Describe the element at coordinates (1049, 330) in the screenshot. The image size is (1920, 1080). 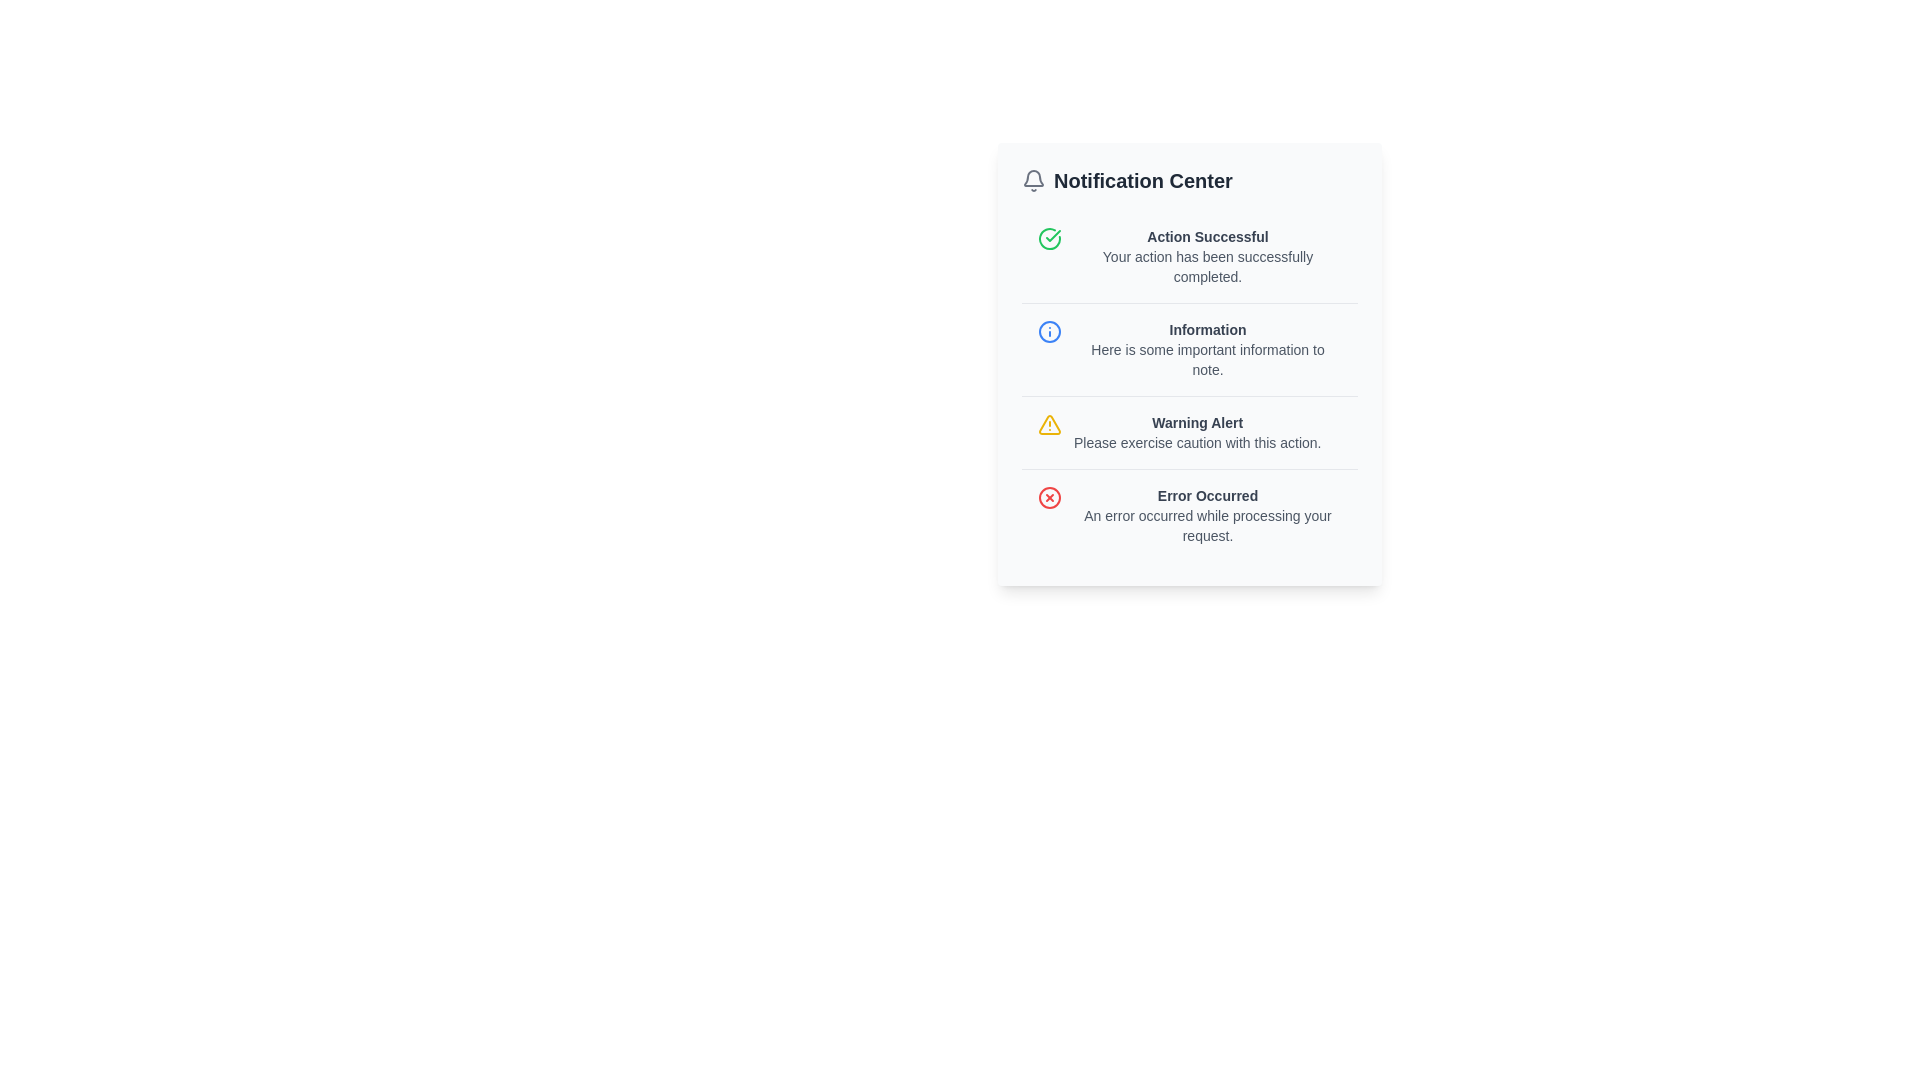
I see `the icon located to the left of the 'Information' section in the notification panel to interact or see more details` at that location.